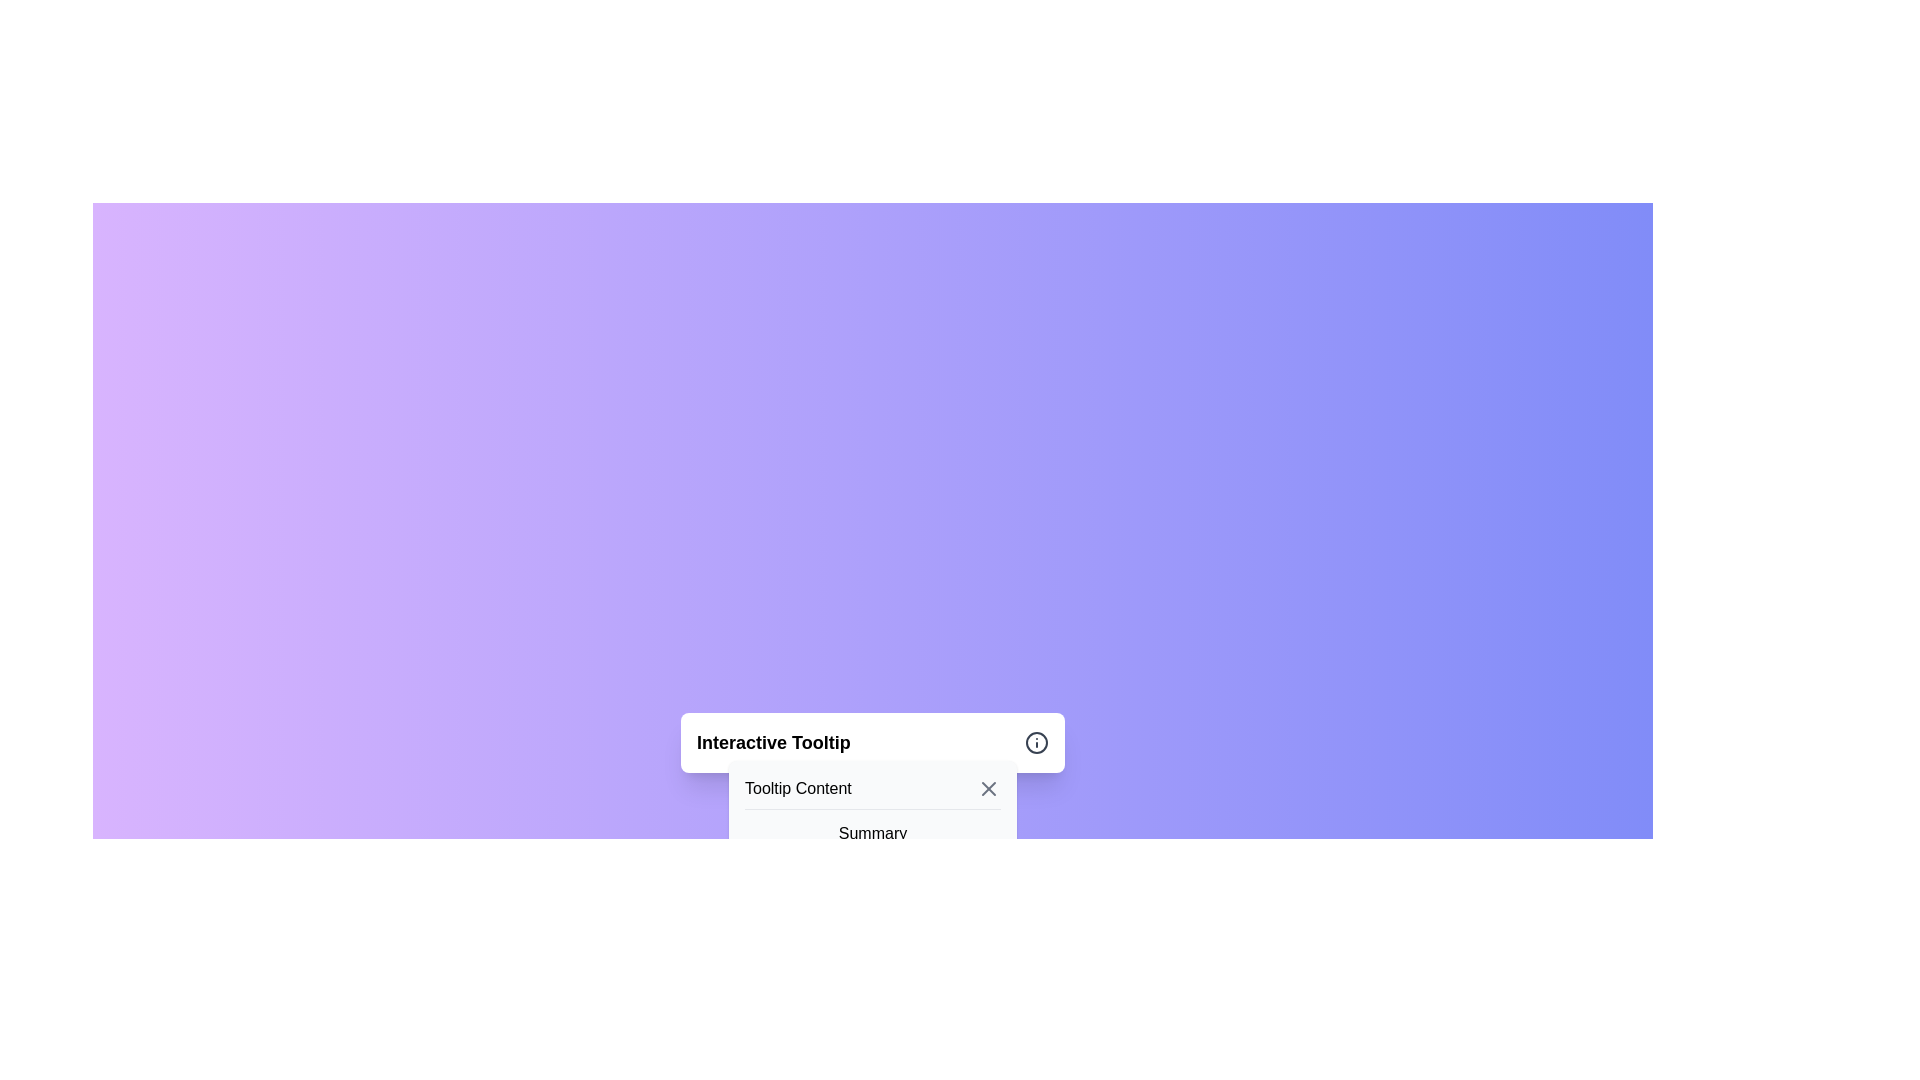 The image size is (1920, 1080). I want to click on the bold text label 'Interactive Tooltip', which is styled prominently in black and positioned to the left of an information icon, so click(772, 743).